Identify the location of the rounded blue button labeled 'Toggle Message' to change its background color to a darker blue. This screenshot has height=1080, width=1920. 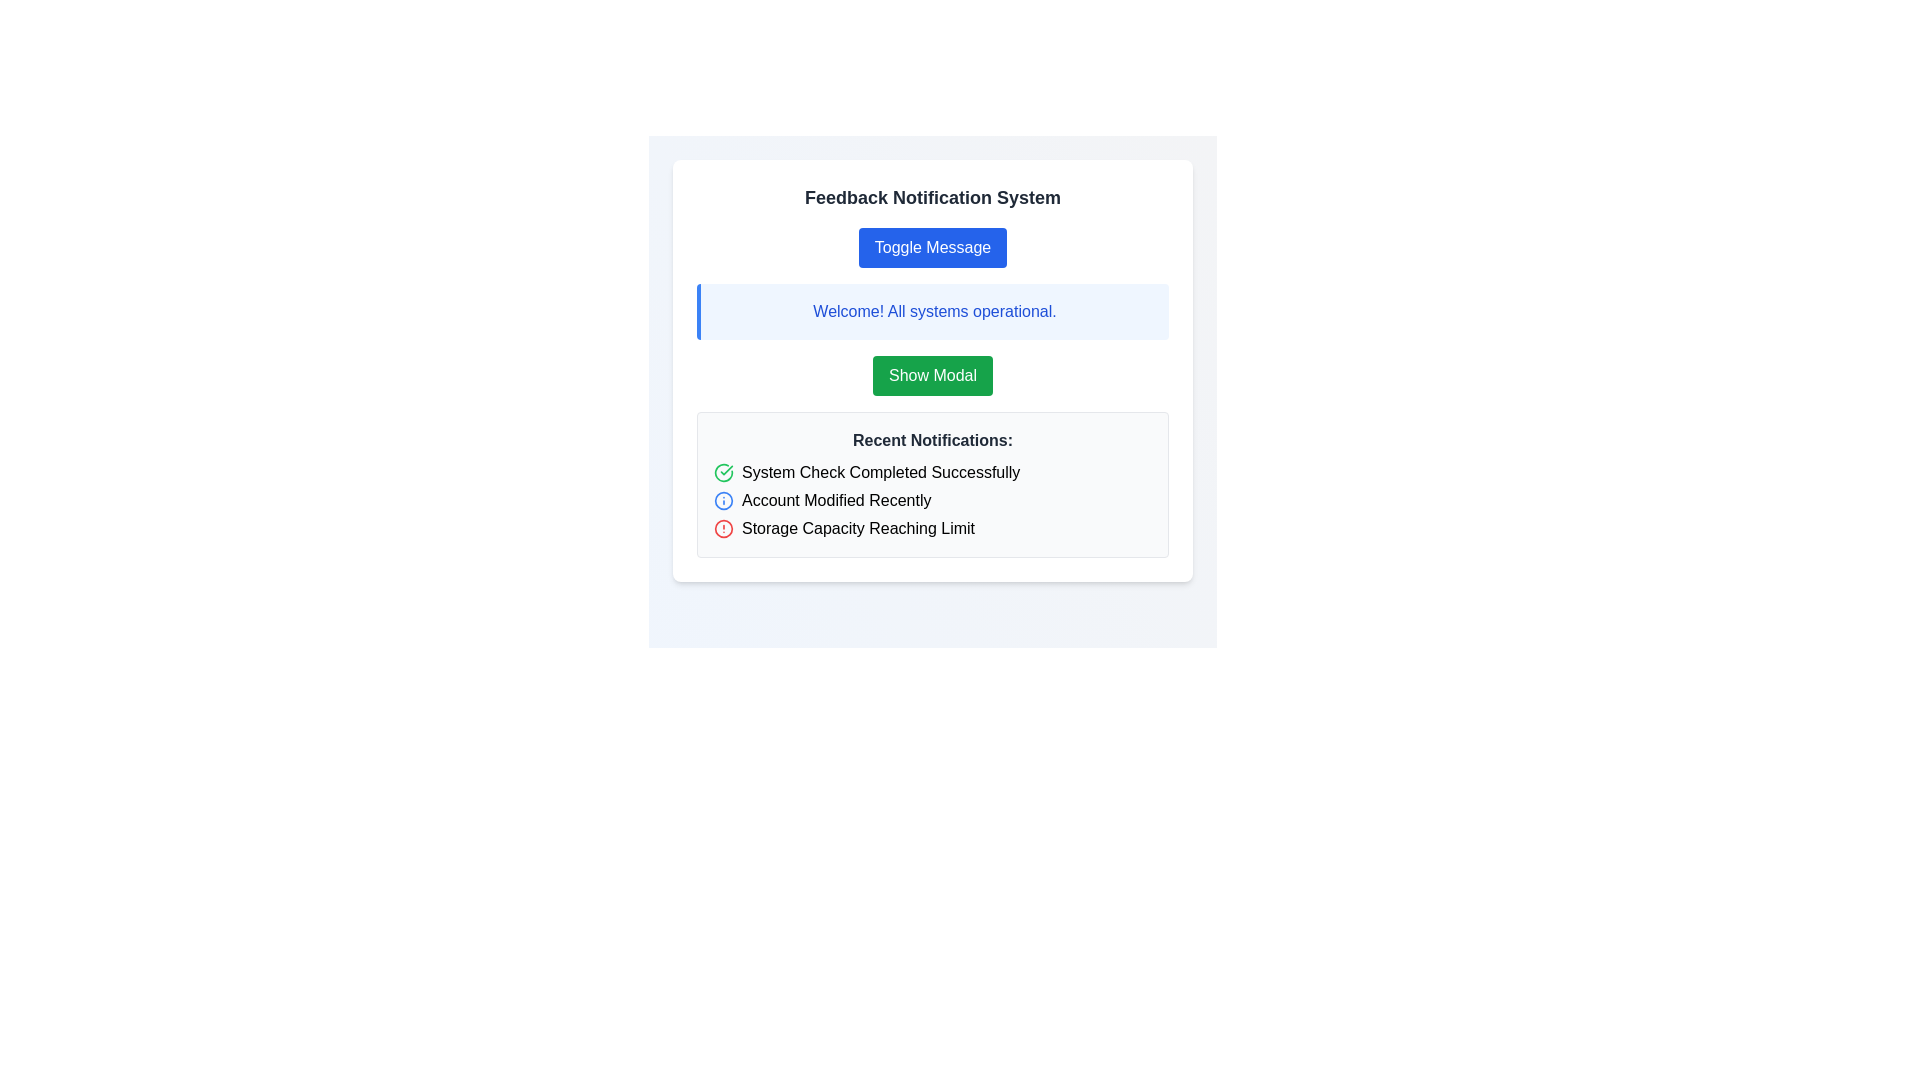
(931, 246).